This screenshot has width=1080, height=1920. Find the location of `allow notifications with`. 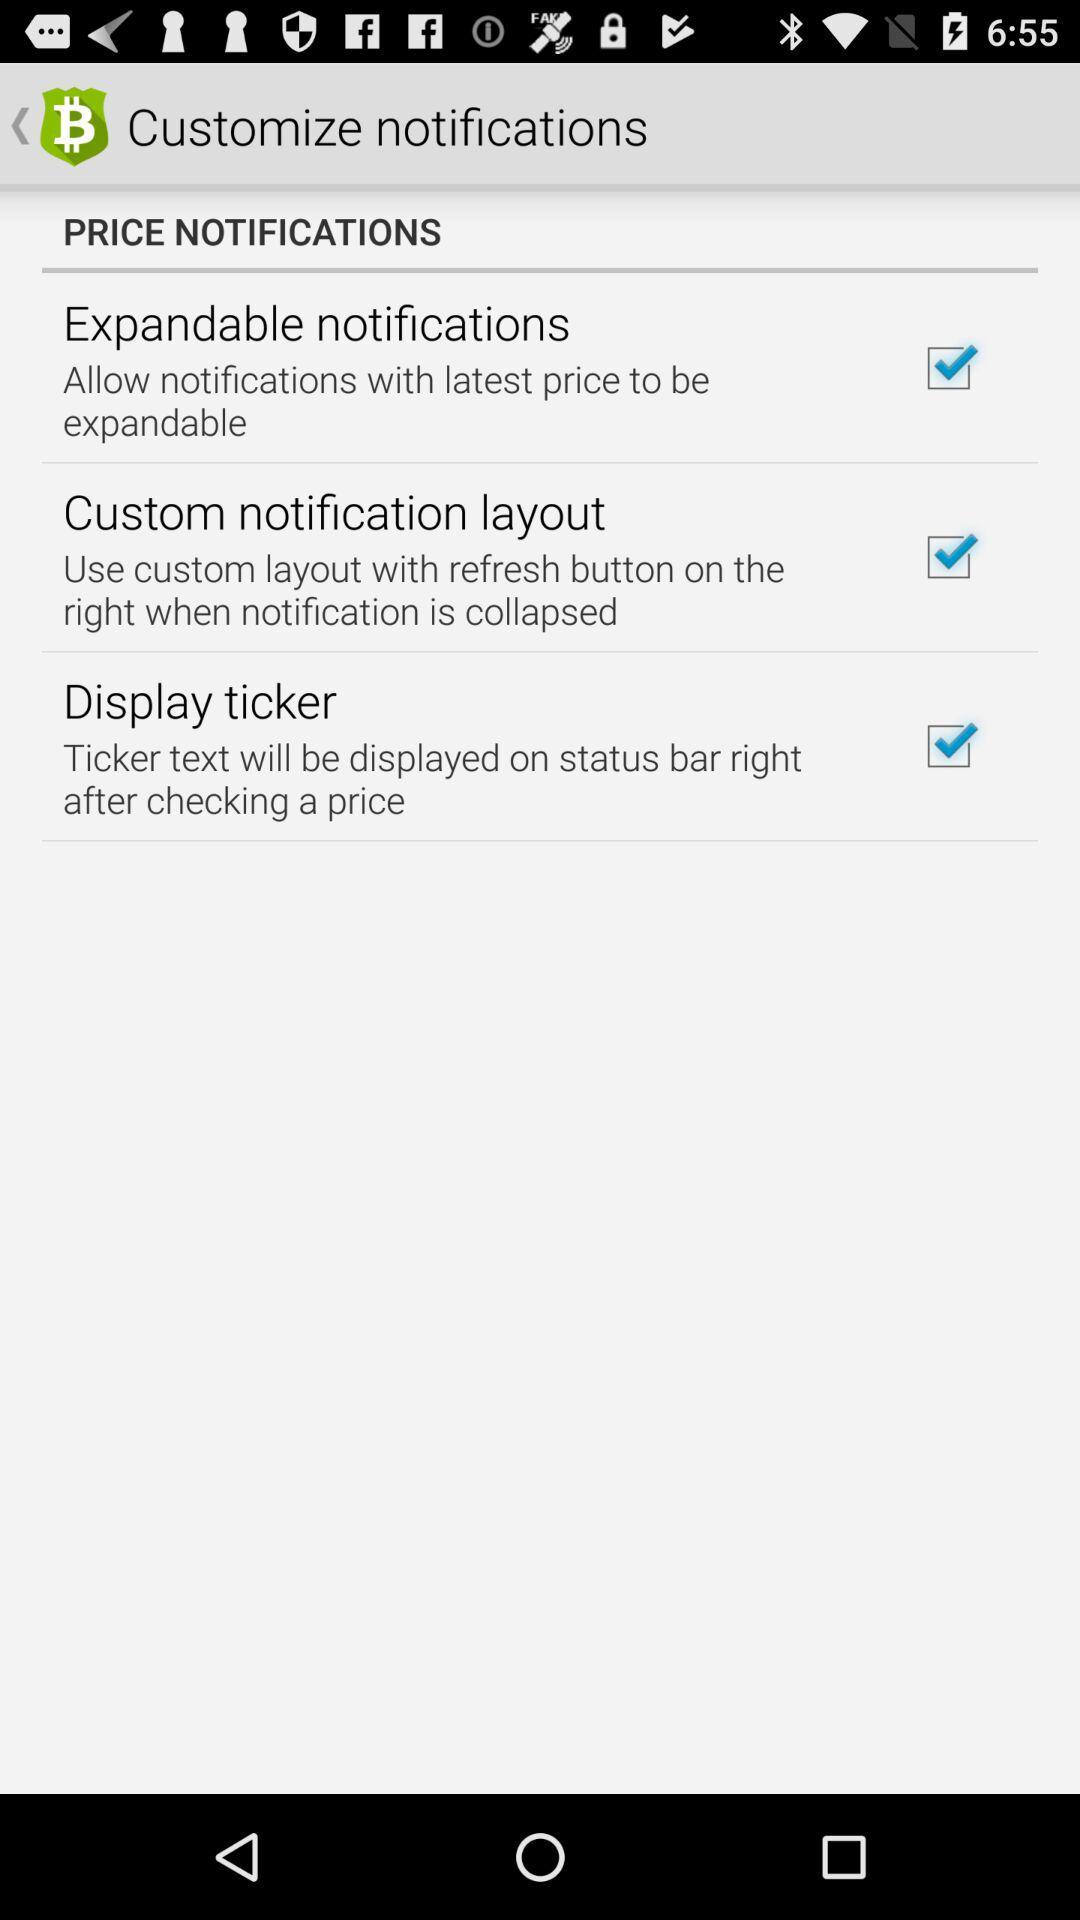

allow notifications with is located at coordinates (463, 400).